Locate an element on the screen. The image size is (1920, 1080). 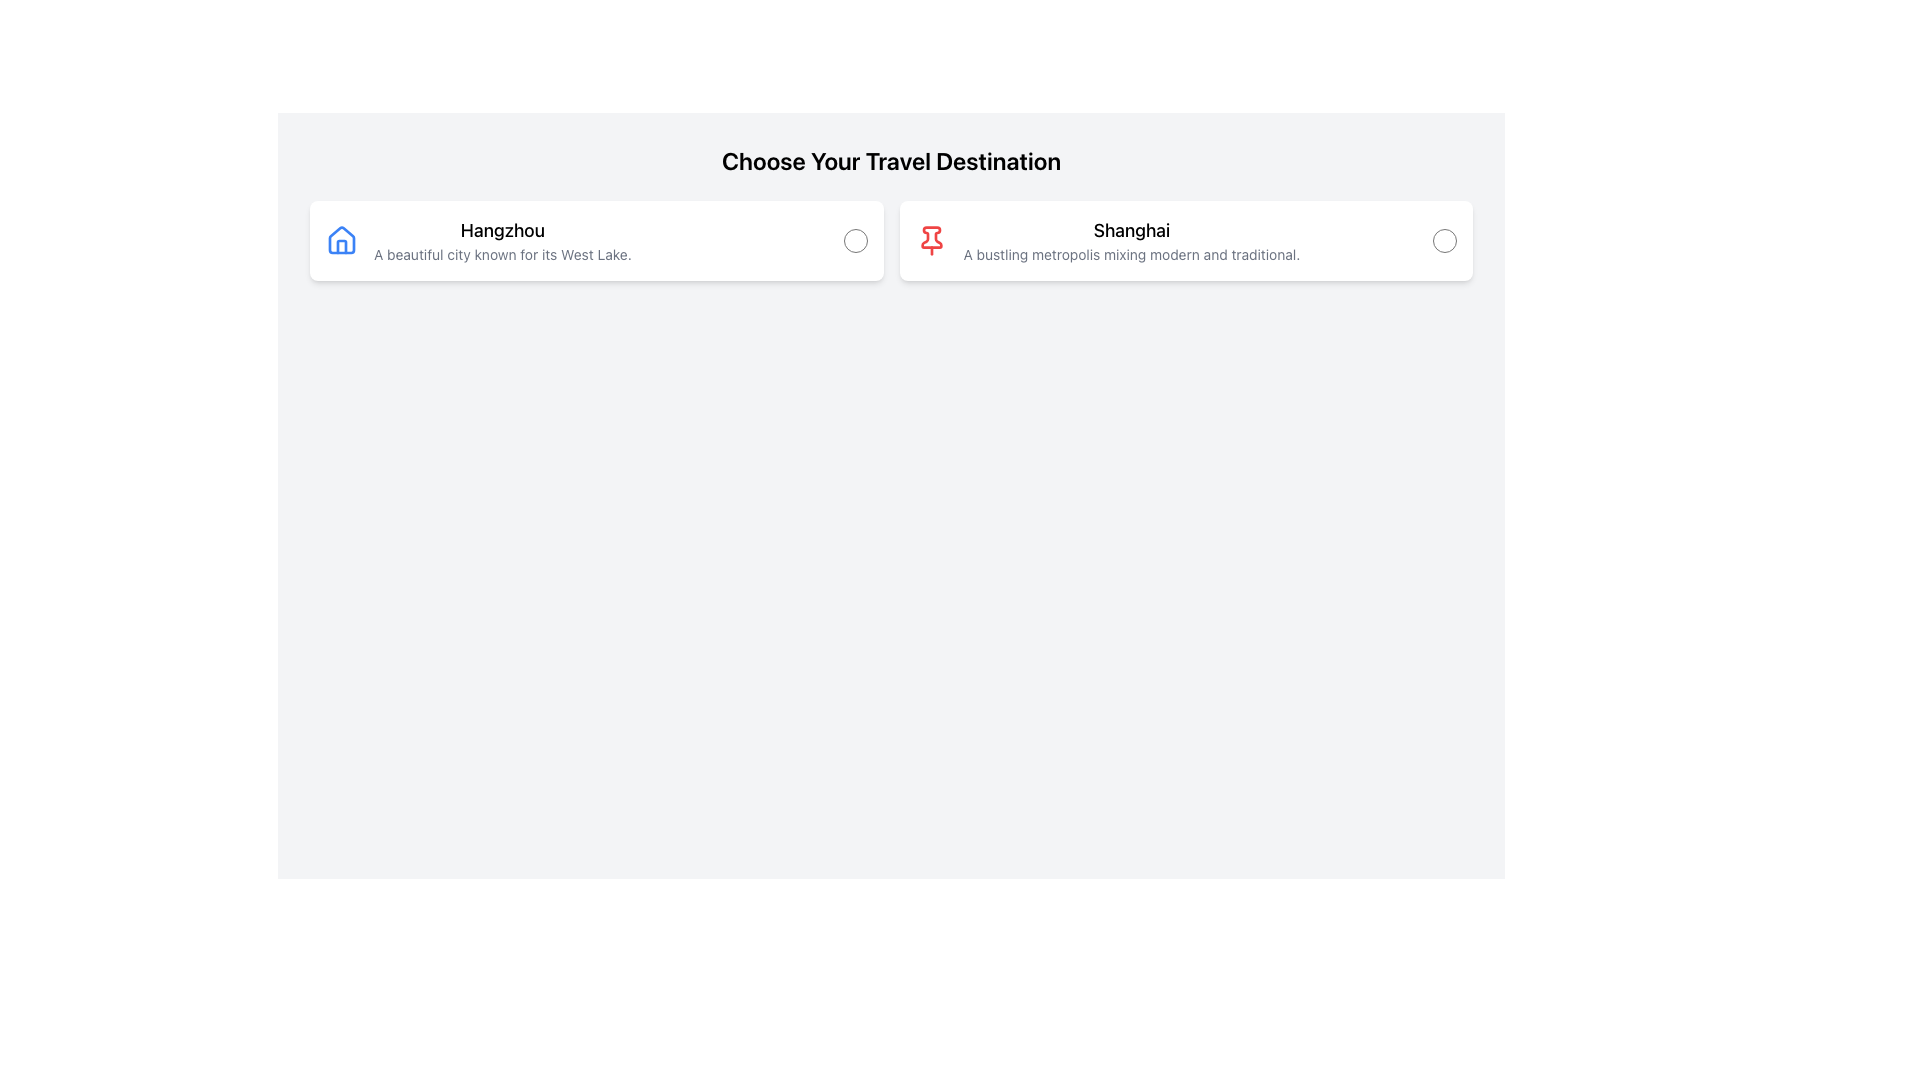
static text label displaying 'Hangzhou' in bold at the top of the first card on the left is located at coordinates (502, 230).